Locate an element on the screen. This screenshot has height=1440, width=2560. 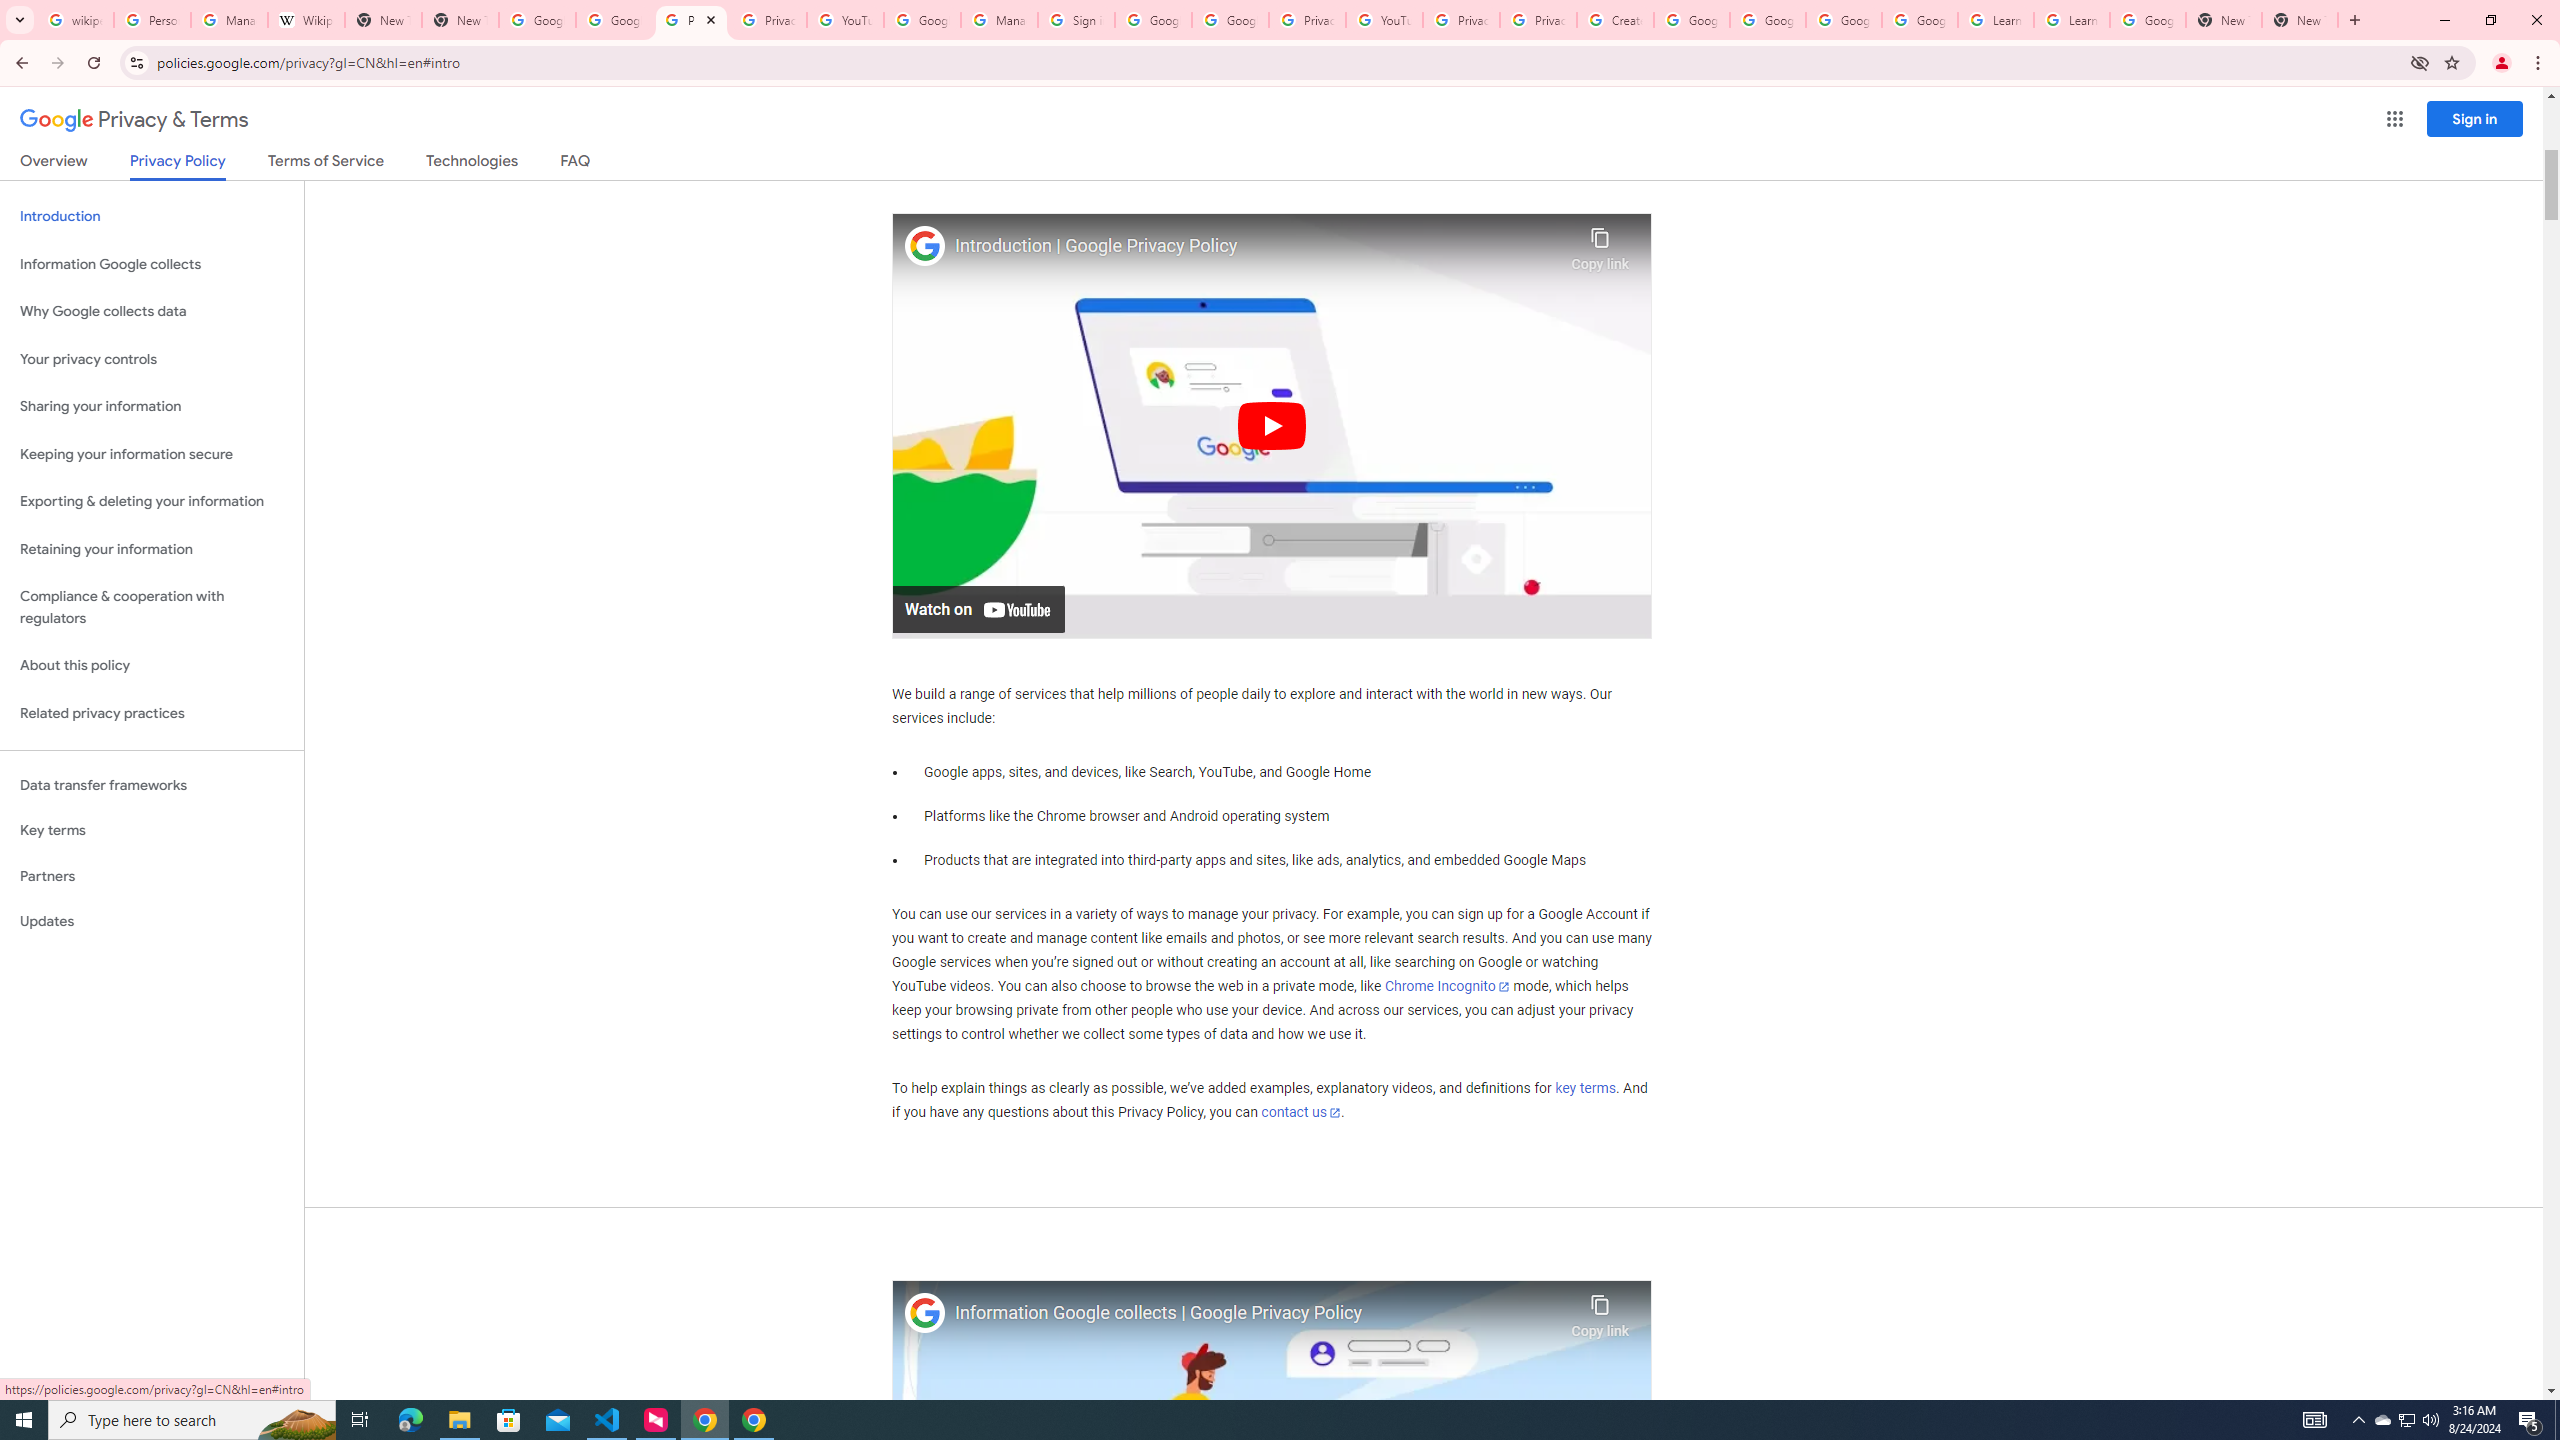
'Related privacy practices' is located at coordinates (151, 712).